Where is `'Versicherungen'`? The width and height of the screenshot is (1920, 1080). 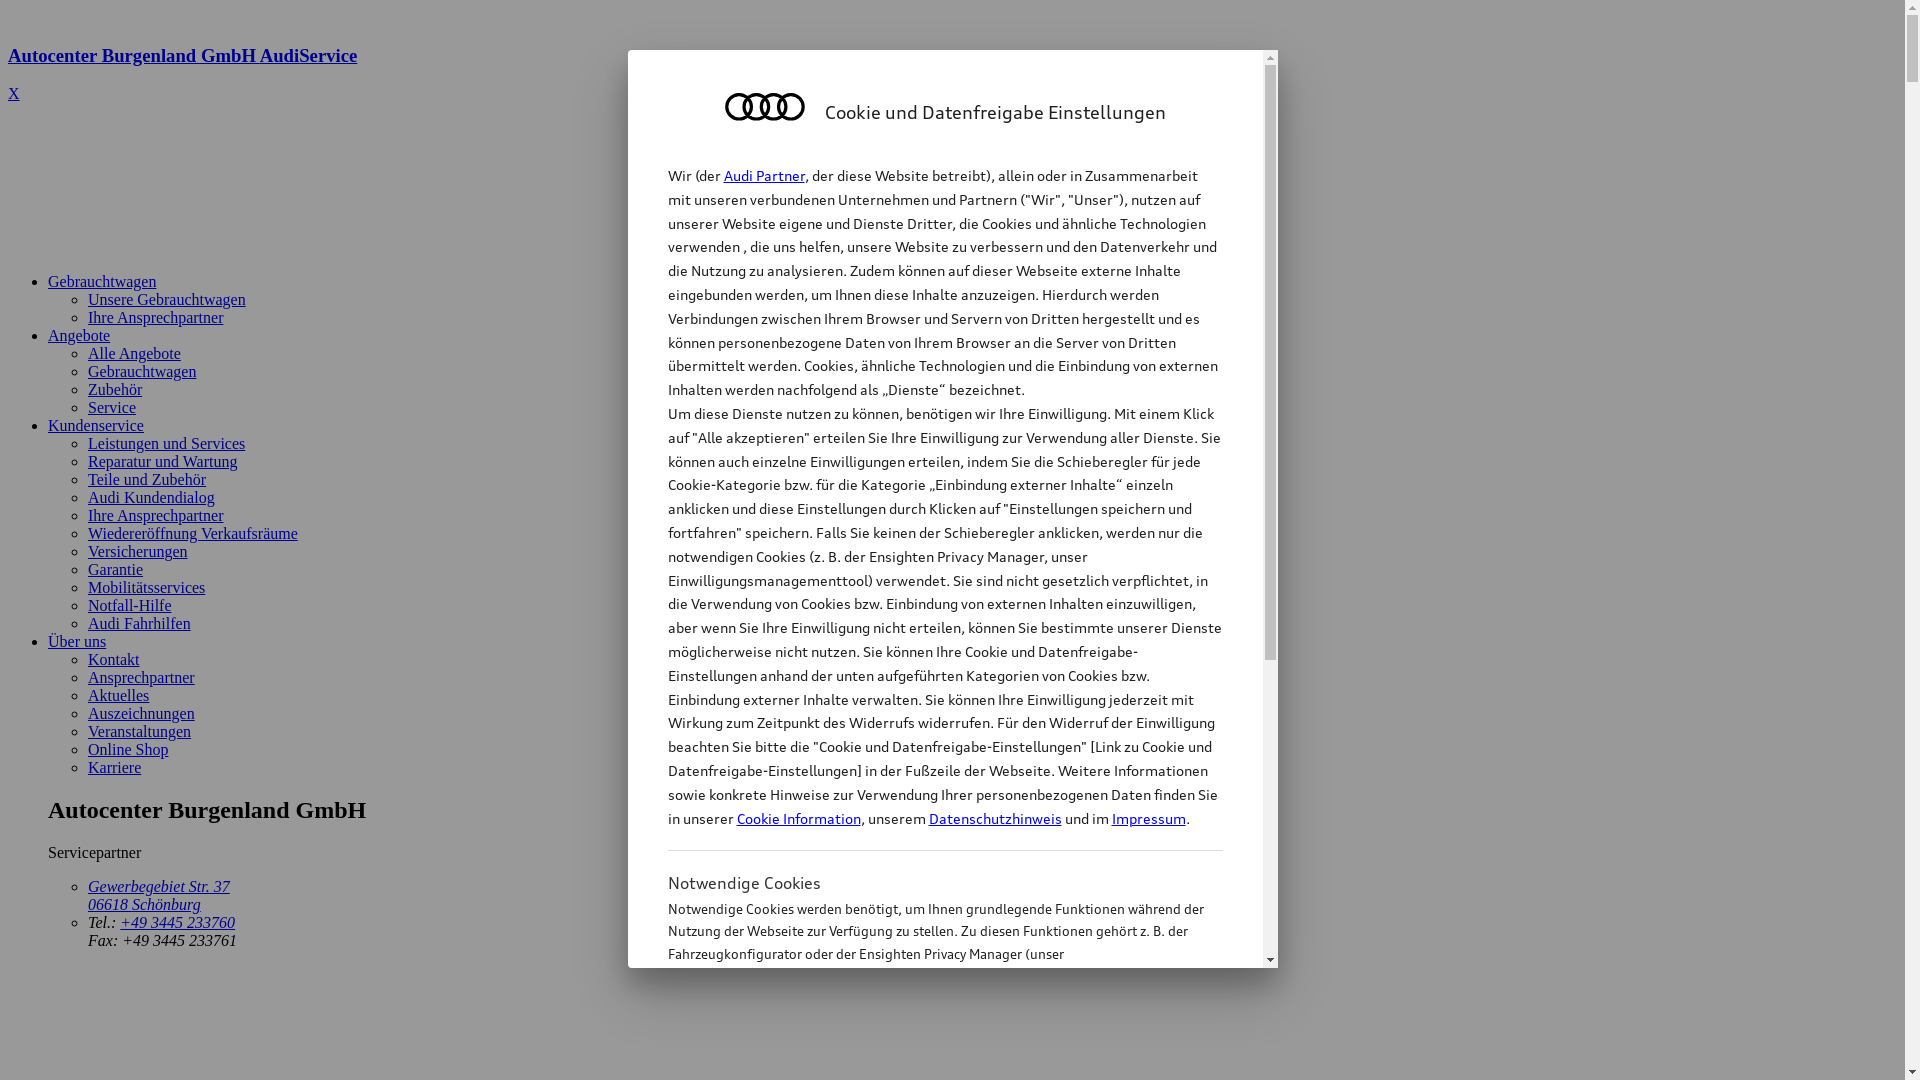
'Versicherungen' is located at coordinates (137, 551).